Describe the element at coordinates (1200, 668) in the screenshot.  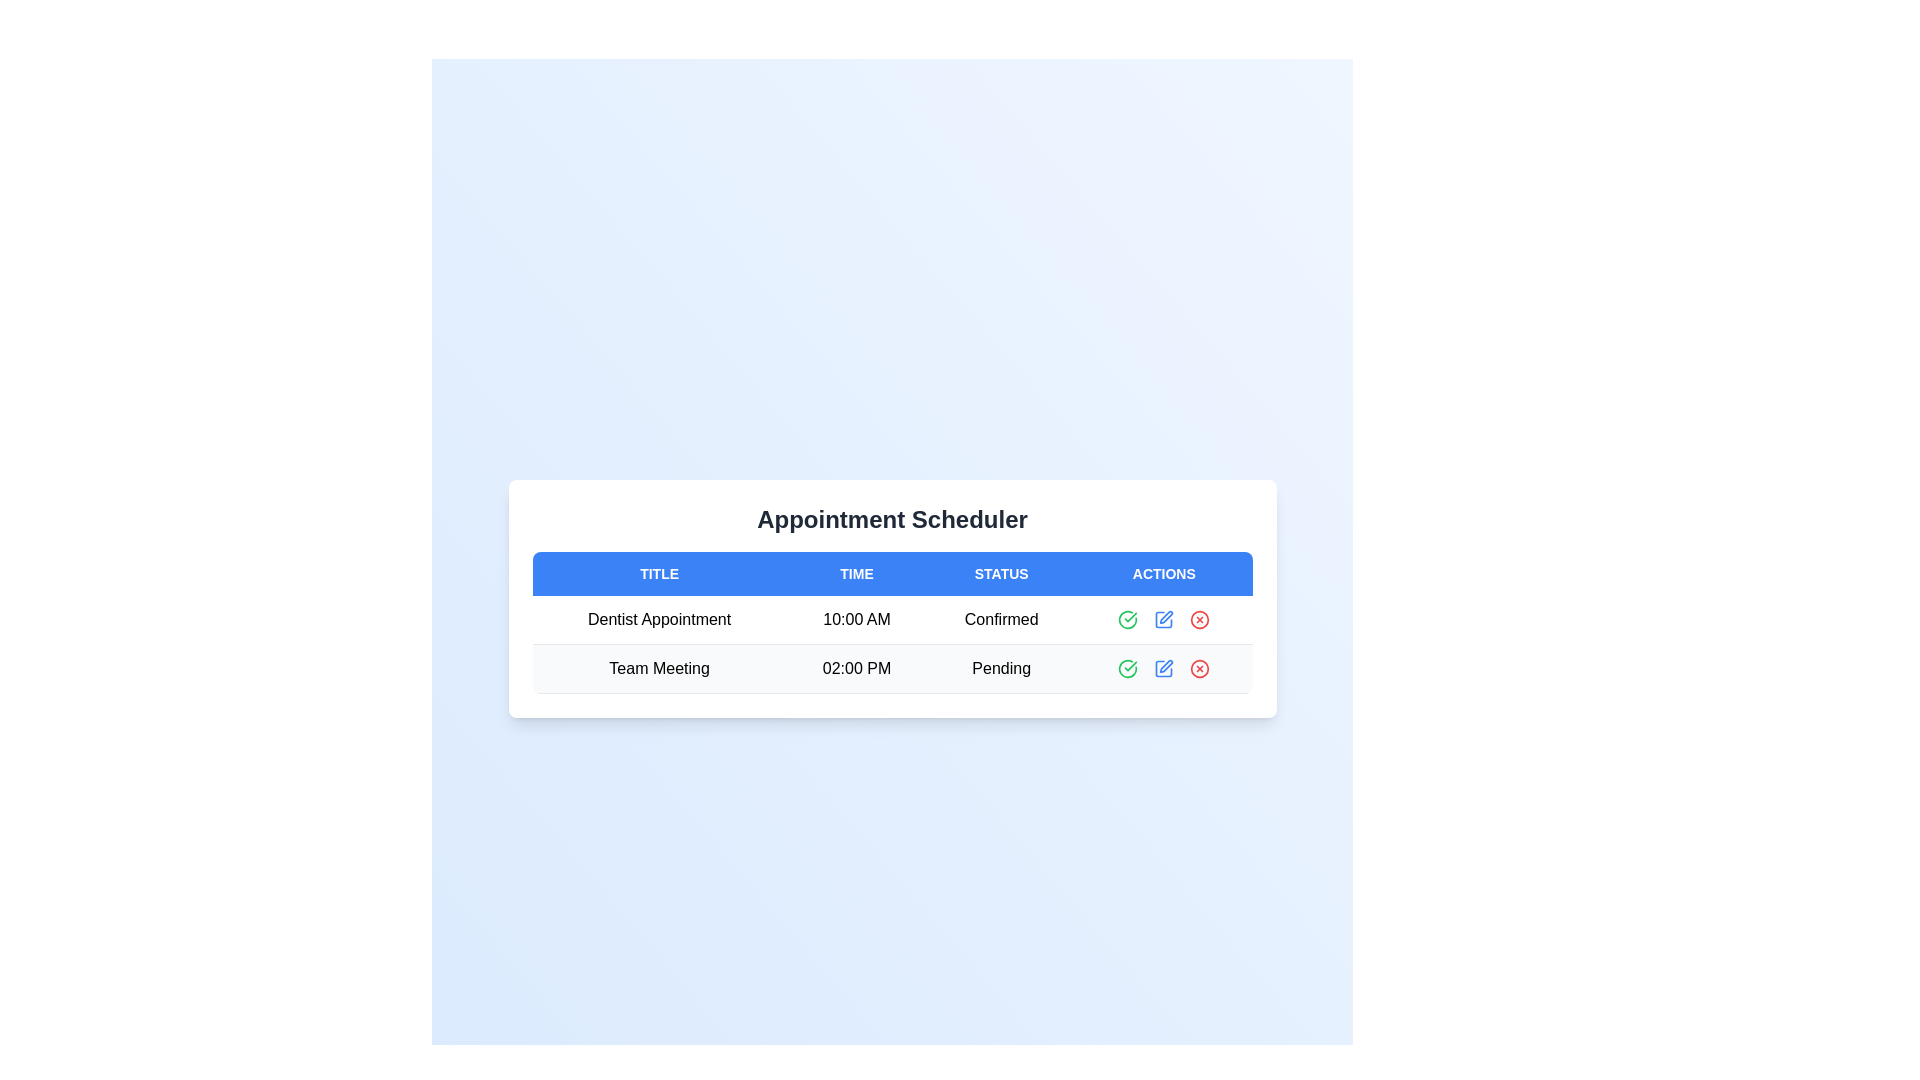
I see `the delete button located at the far right of the second row under the 'Actions' column in the table` at that location.